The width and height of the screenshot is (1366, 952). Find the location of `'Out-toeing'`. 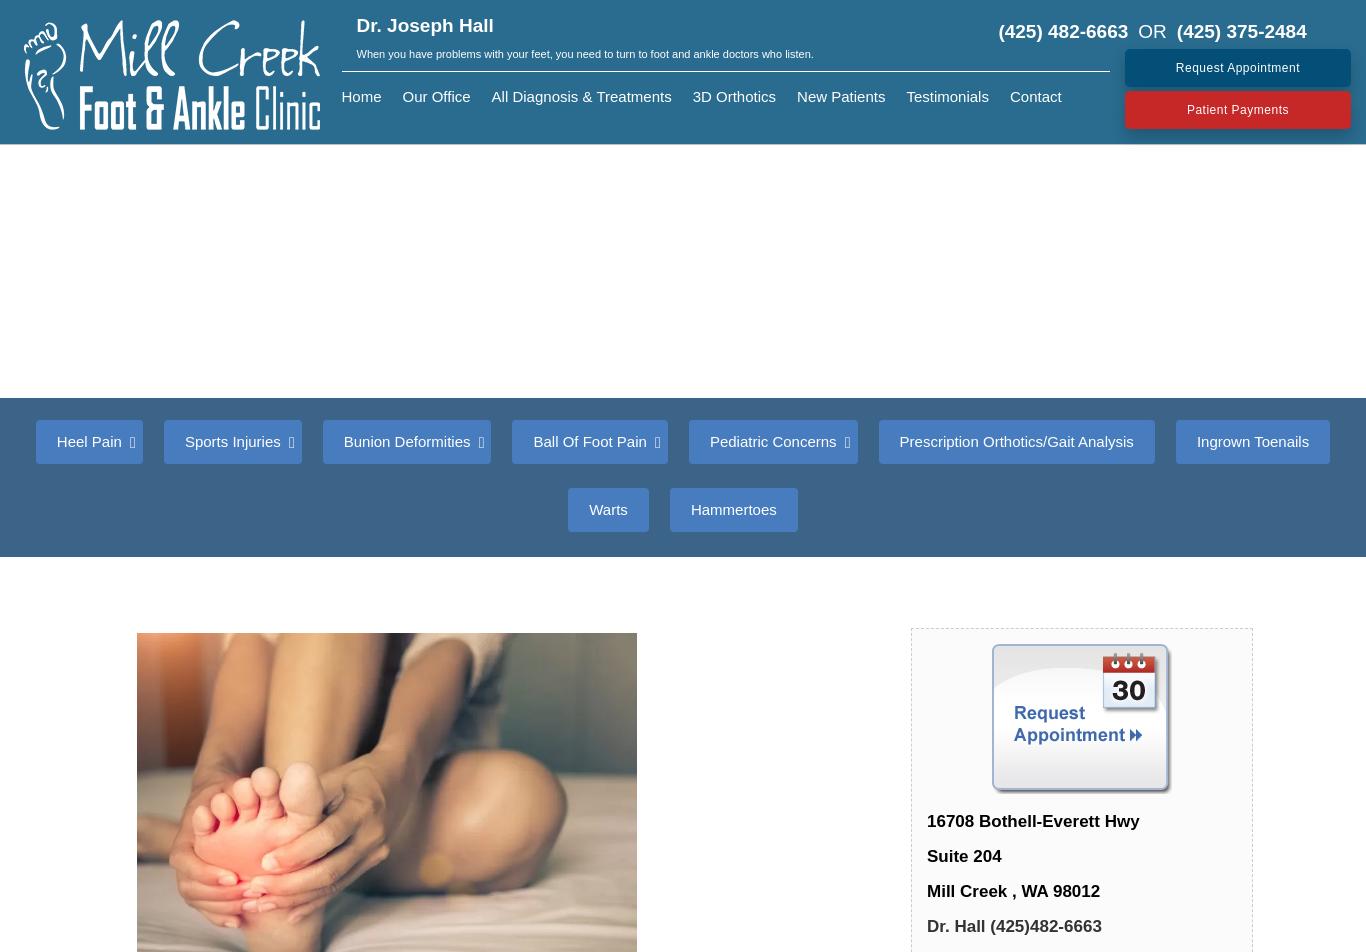

'Out-toeing' is located at coordinates (1063, 670).